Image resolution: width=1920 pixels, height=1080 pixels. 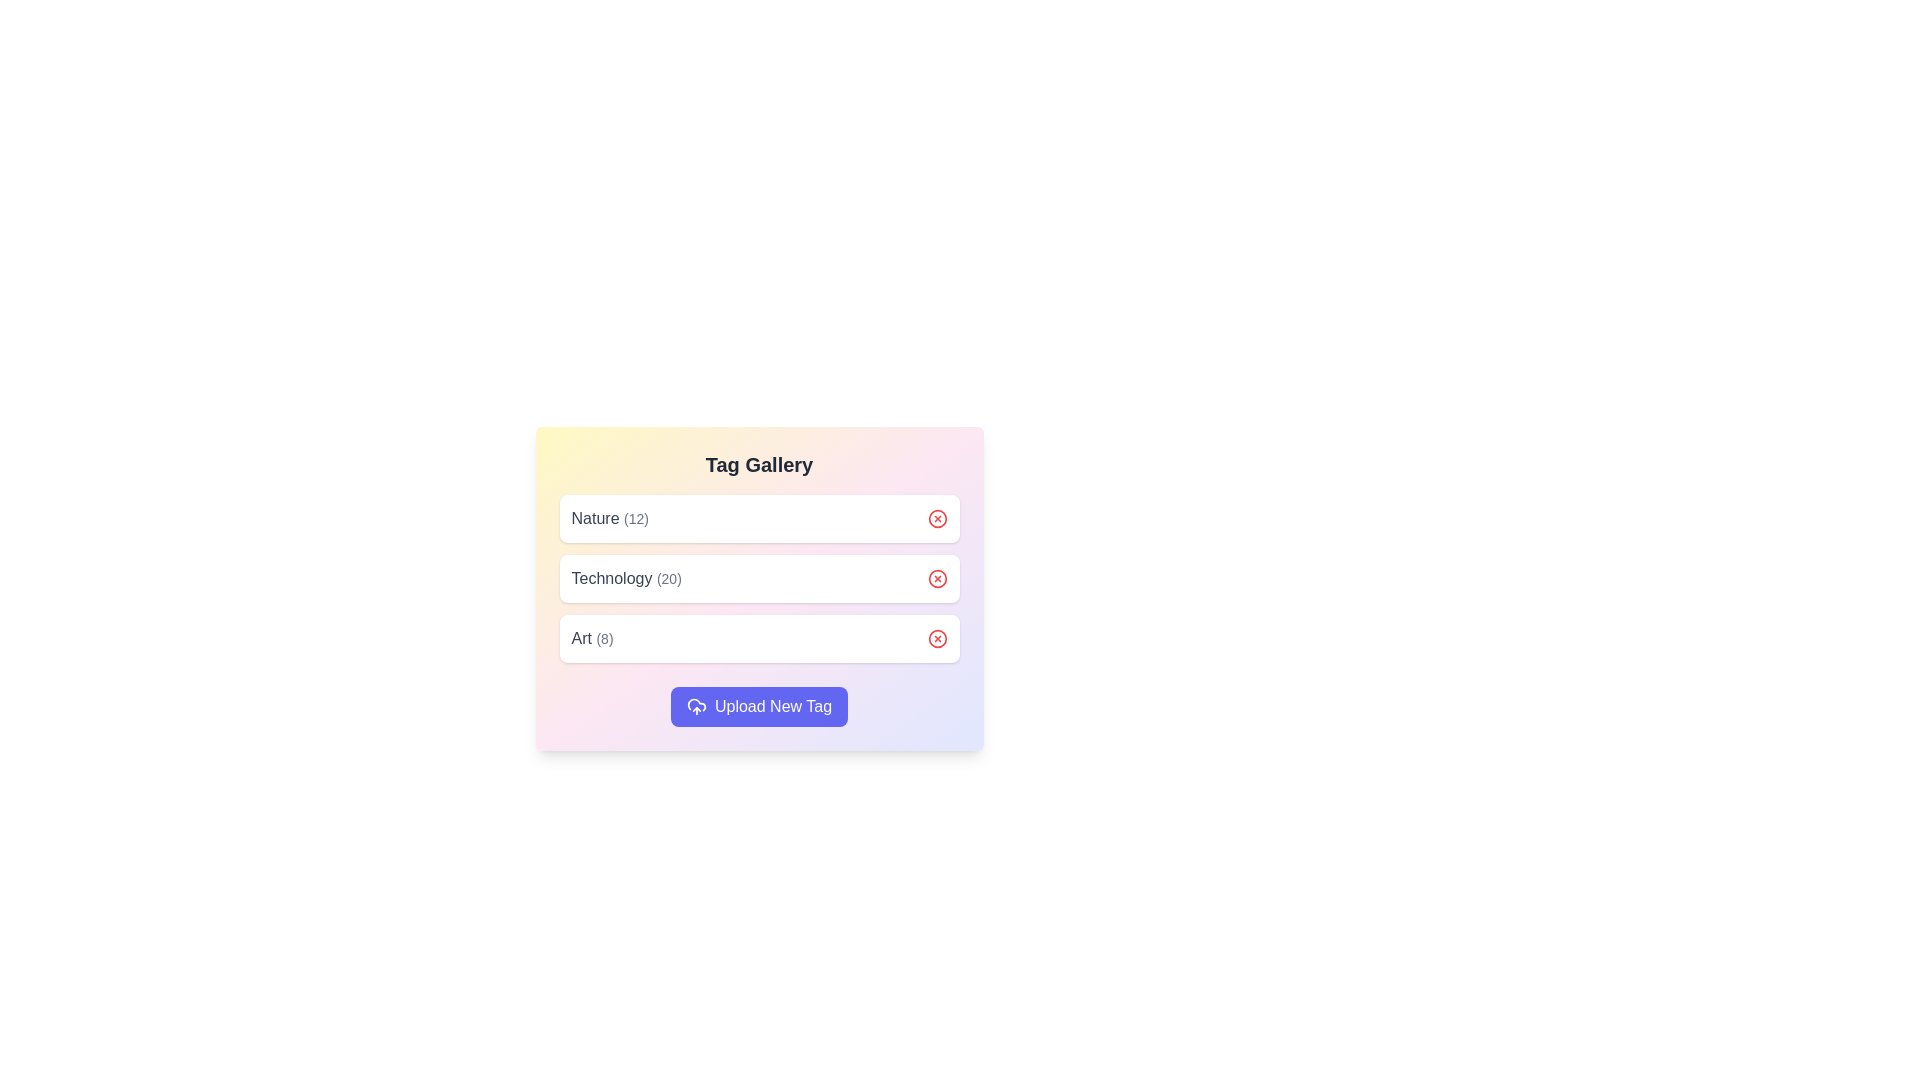 What do you see at coordinates (936, 578) in the screenshot?
I see `the removal button for the tag Technology` at bounding box center [936, 578].